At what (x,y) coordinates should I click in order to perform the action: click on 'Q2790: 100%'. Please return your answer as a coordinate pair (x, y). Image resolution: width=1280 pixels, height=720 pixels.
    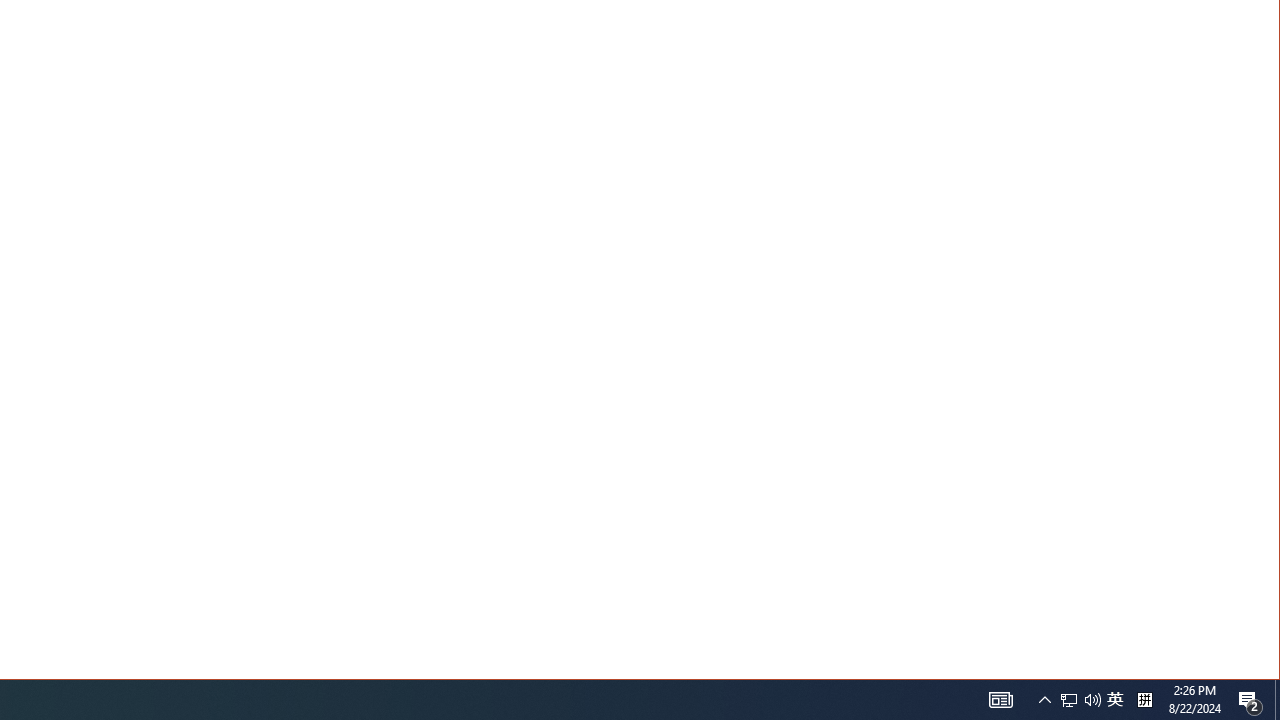
    Looking at the image, I should click on (1092, 698).